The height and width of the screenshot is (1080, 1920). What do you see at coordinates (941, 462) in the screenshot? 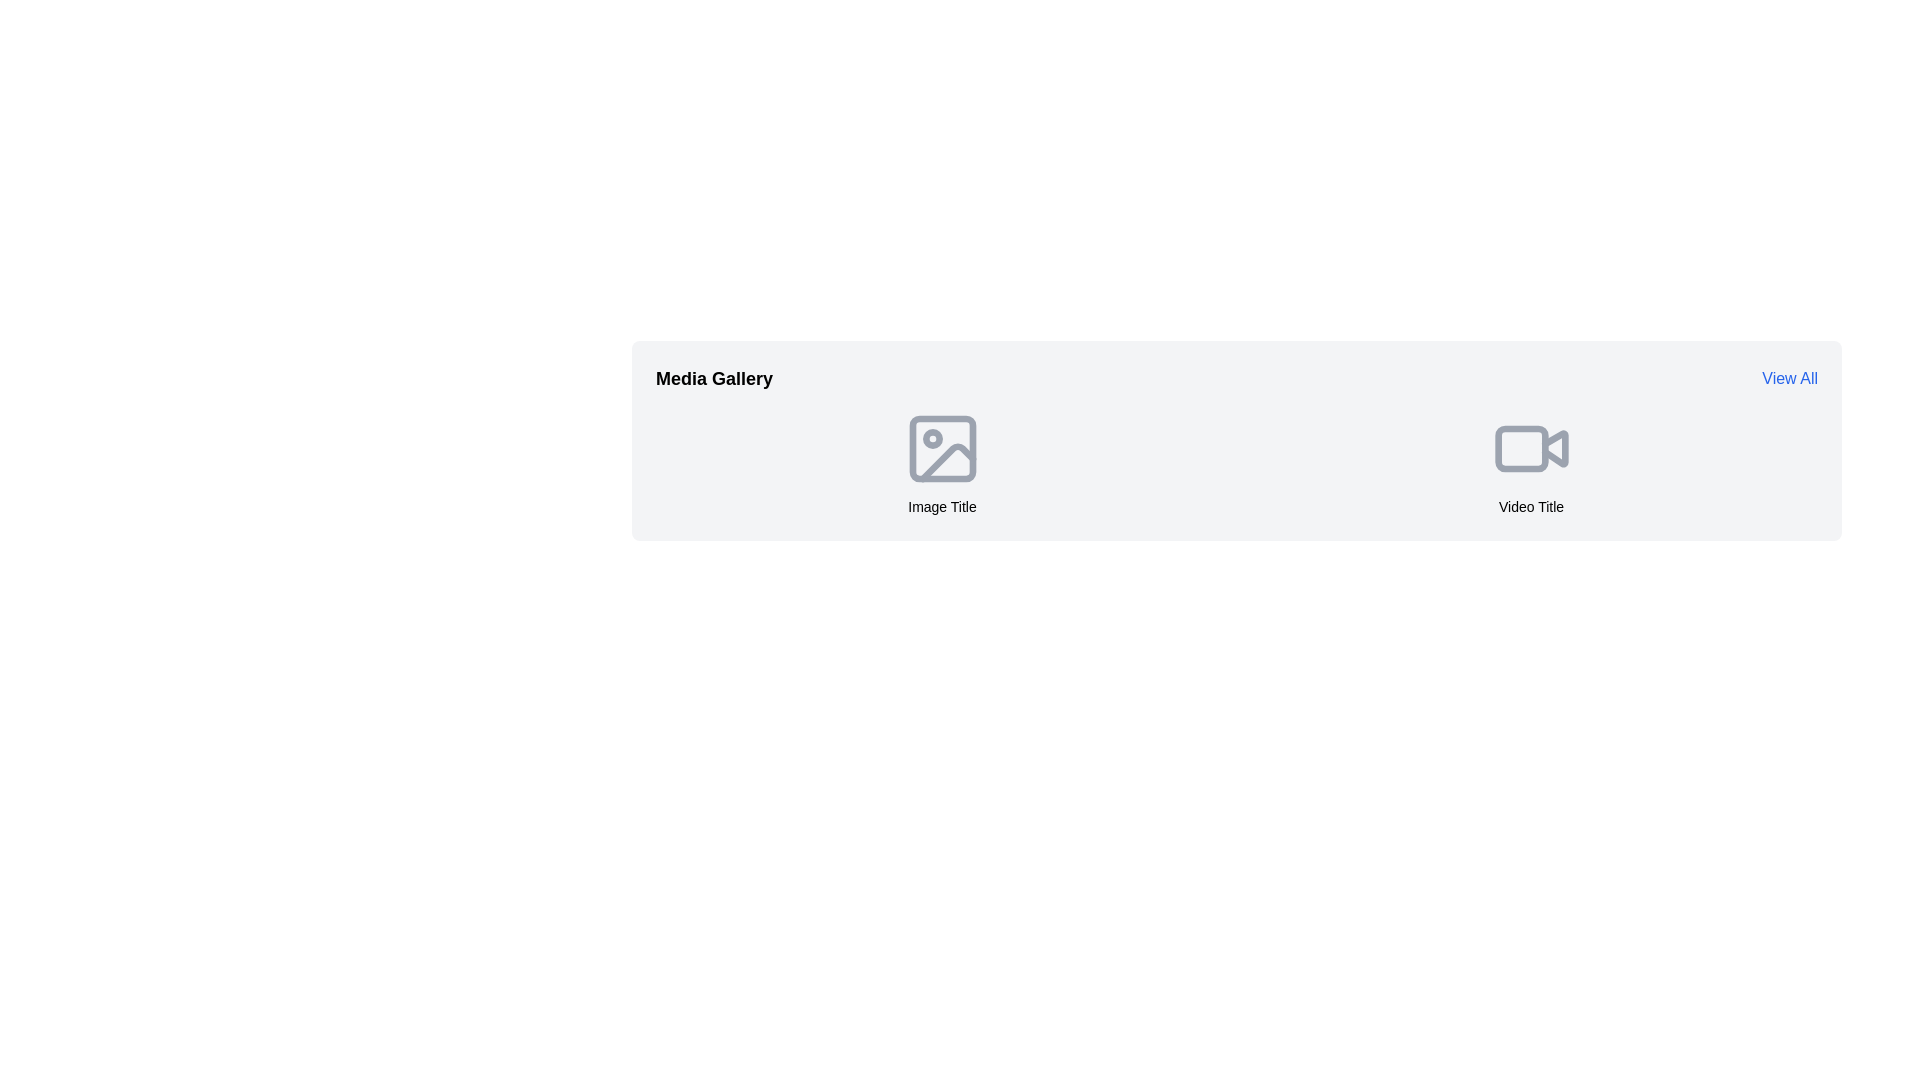
I see `the clickable card or tile with an embedded icon and label` at bounding box center [941, 462].